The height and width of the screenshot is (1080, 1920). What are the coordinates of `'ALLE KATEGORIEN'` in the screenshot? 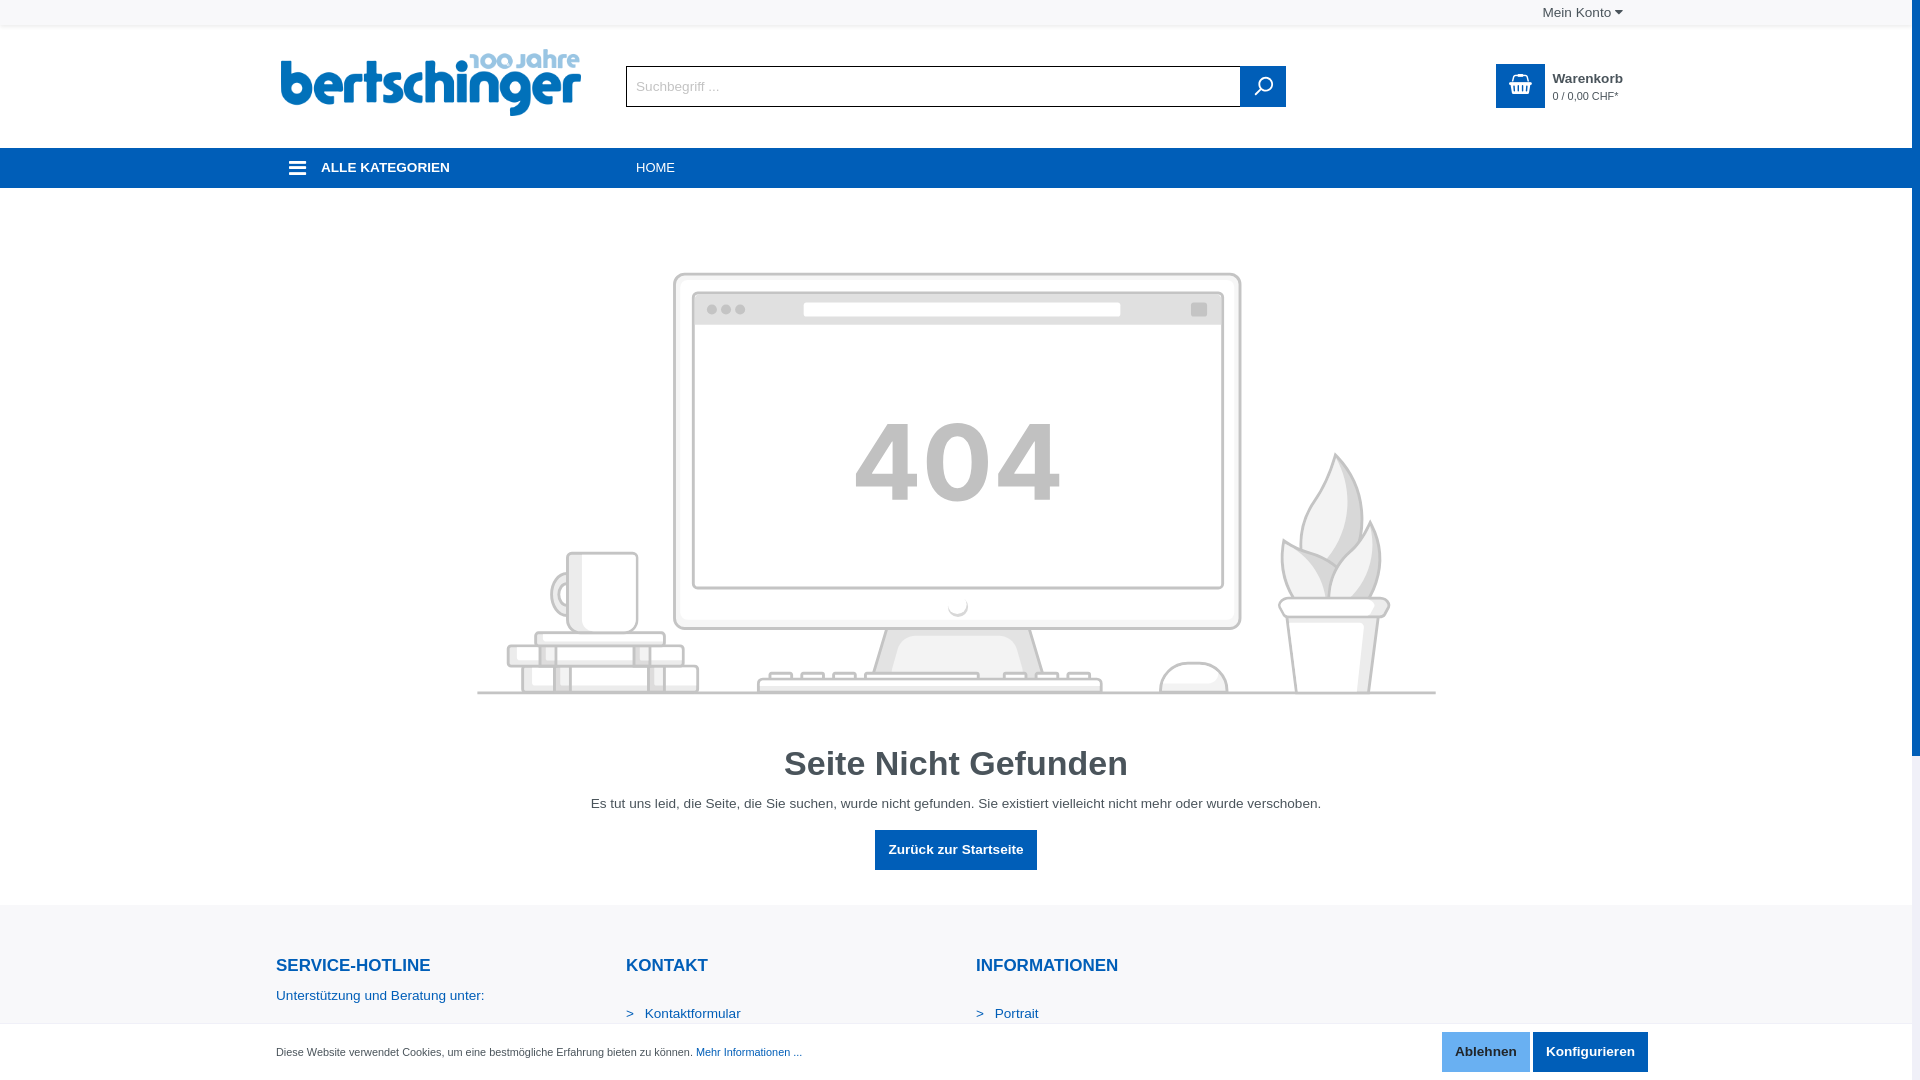 It's located at (430, 167).